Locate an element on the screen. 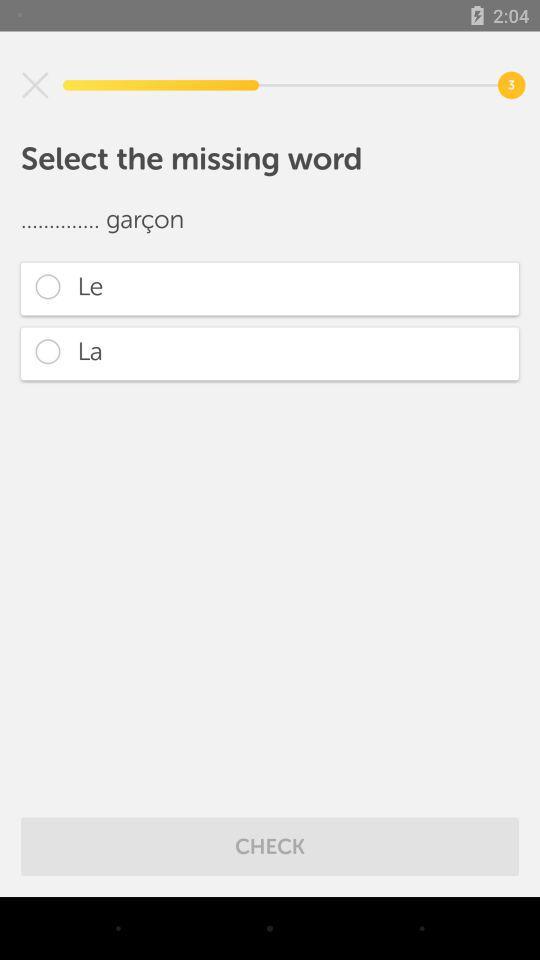 The width and height of the screenshot is (540, 960). le icon is located at coordinates (270, 287).